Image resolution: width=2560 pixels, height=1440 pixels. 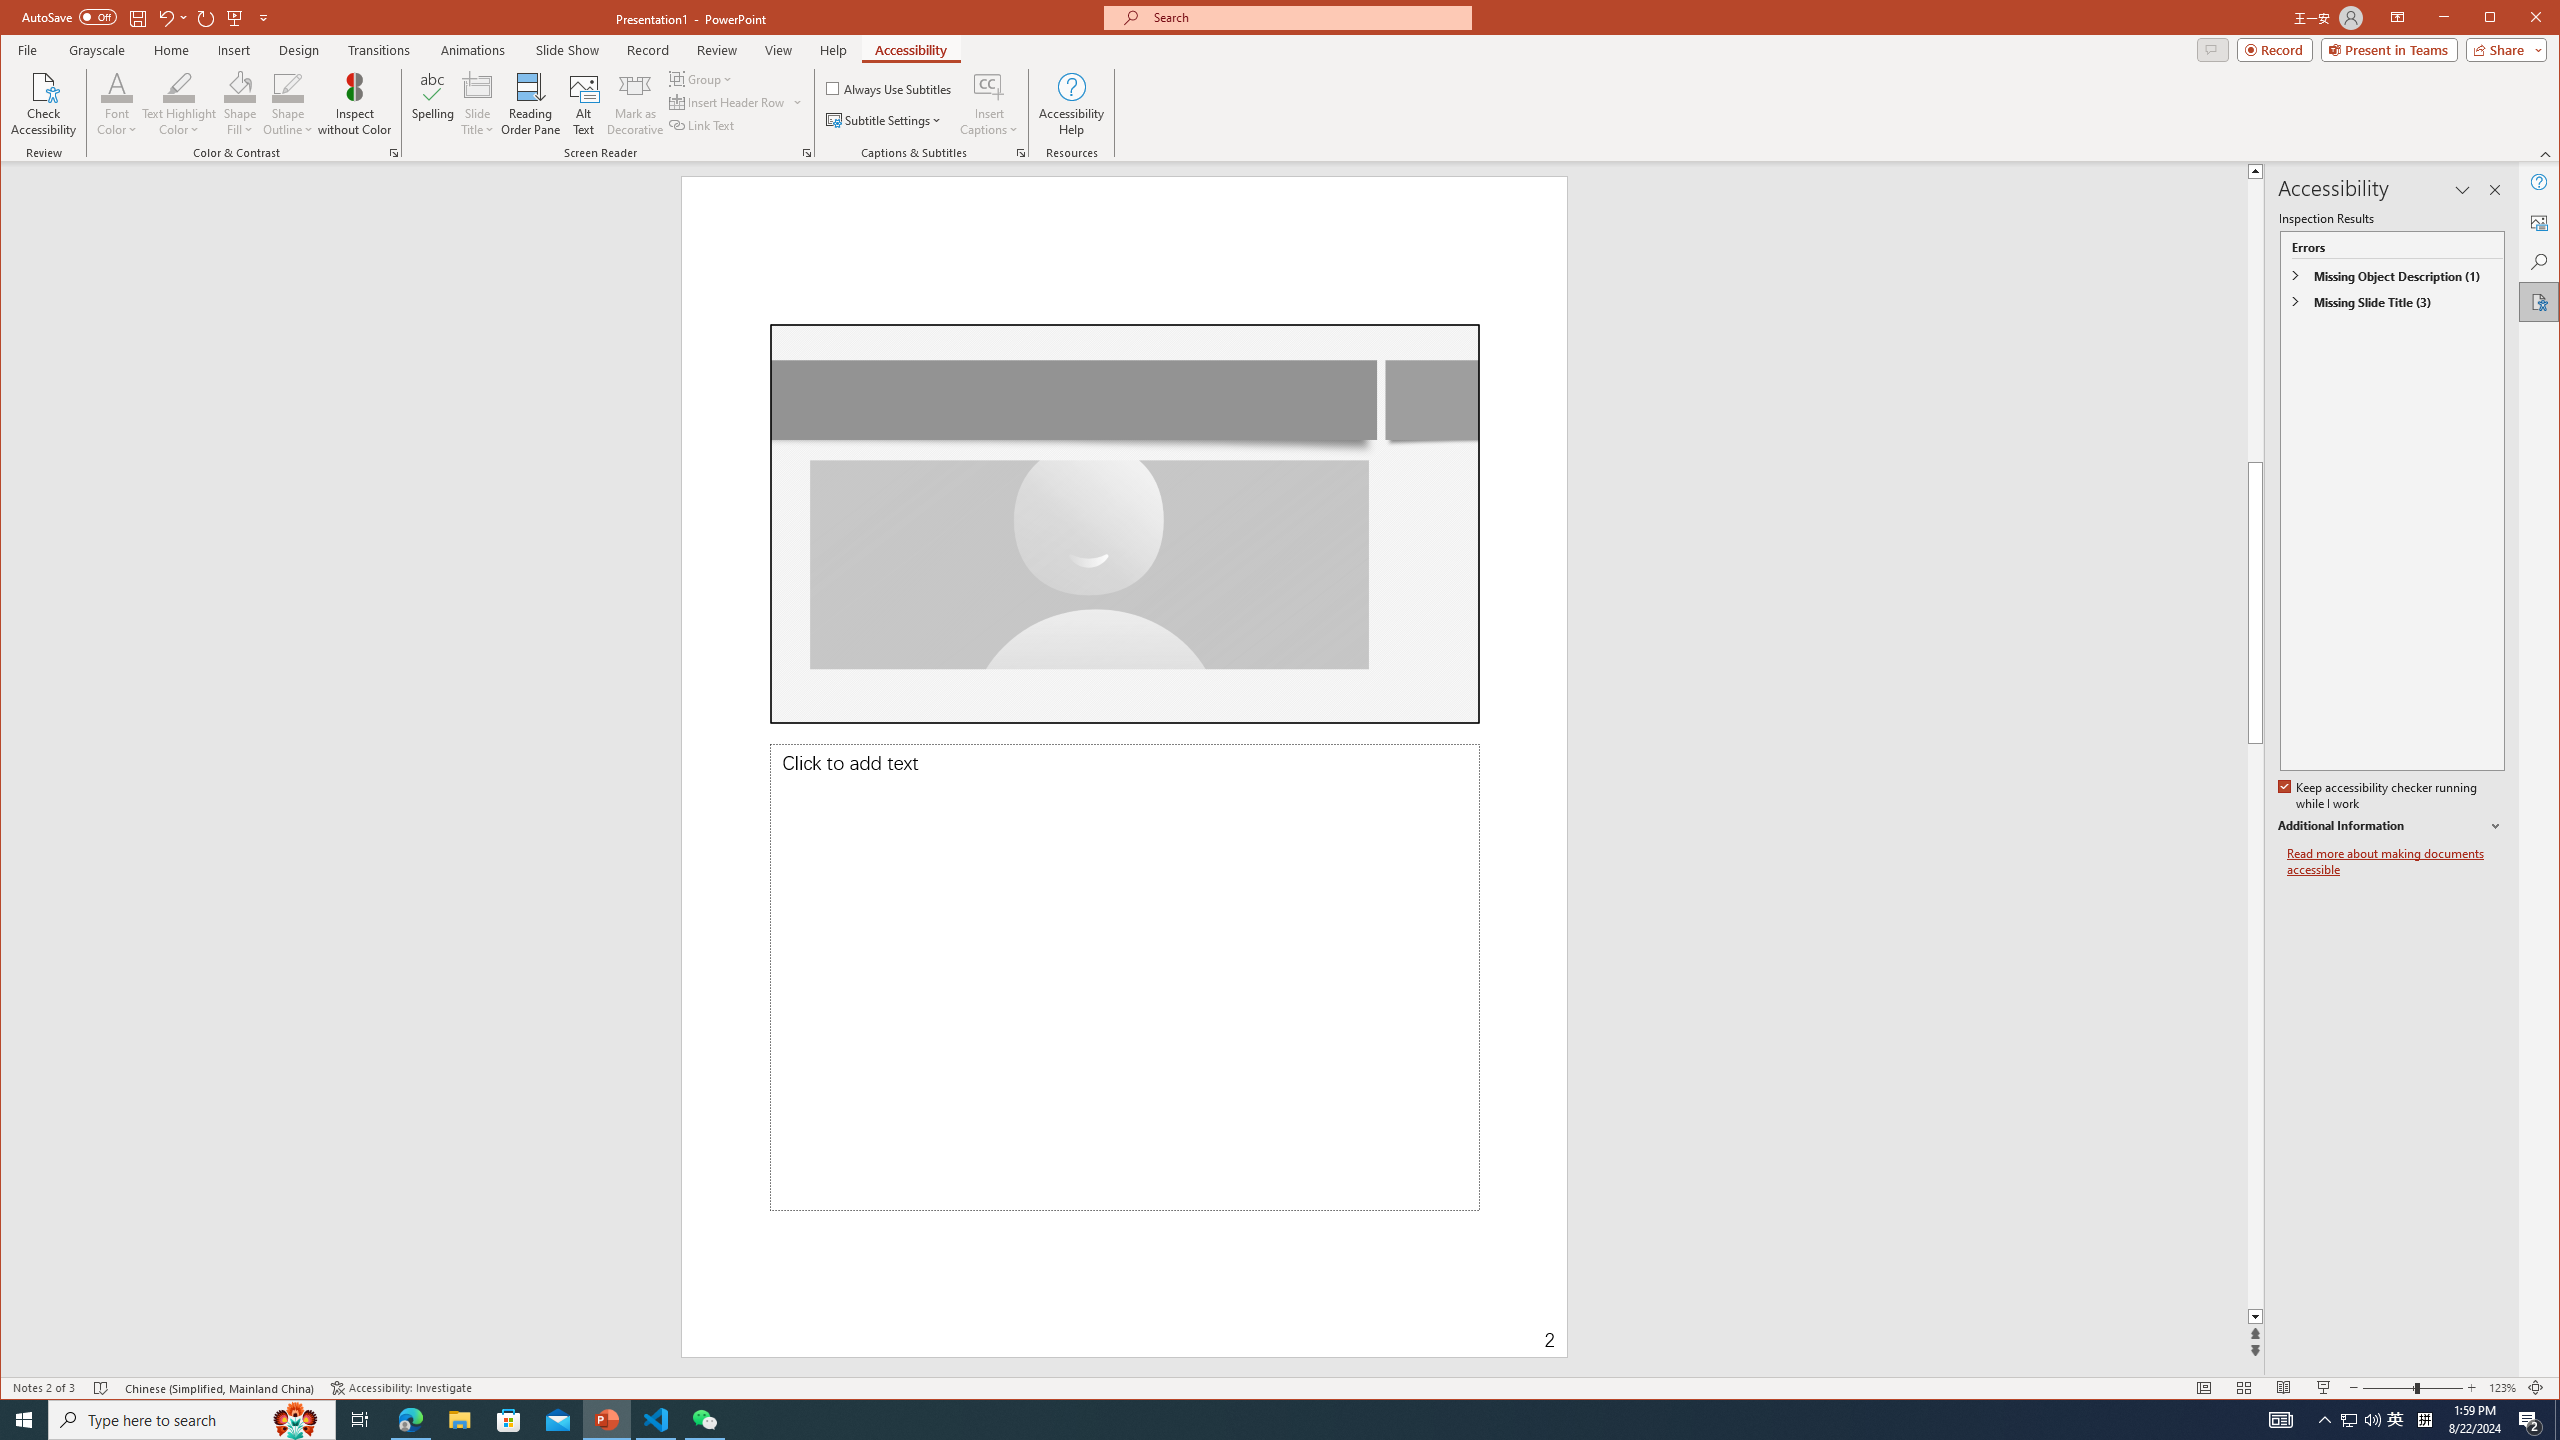 I want to click on 'Subtitle Settings', so click(x=884, y=119).